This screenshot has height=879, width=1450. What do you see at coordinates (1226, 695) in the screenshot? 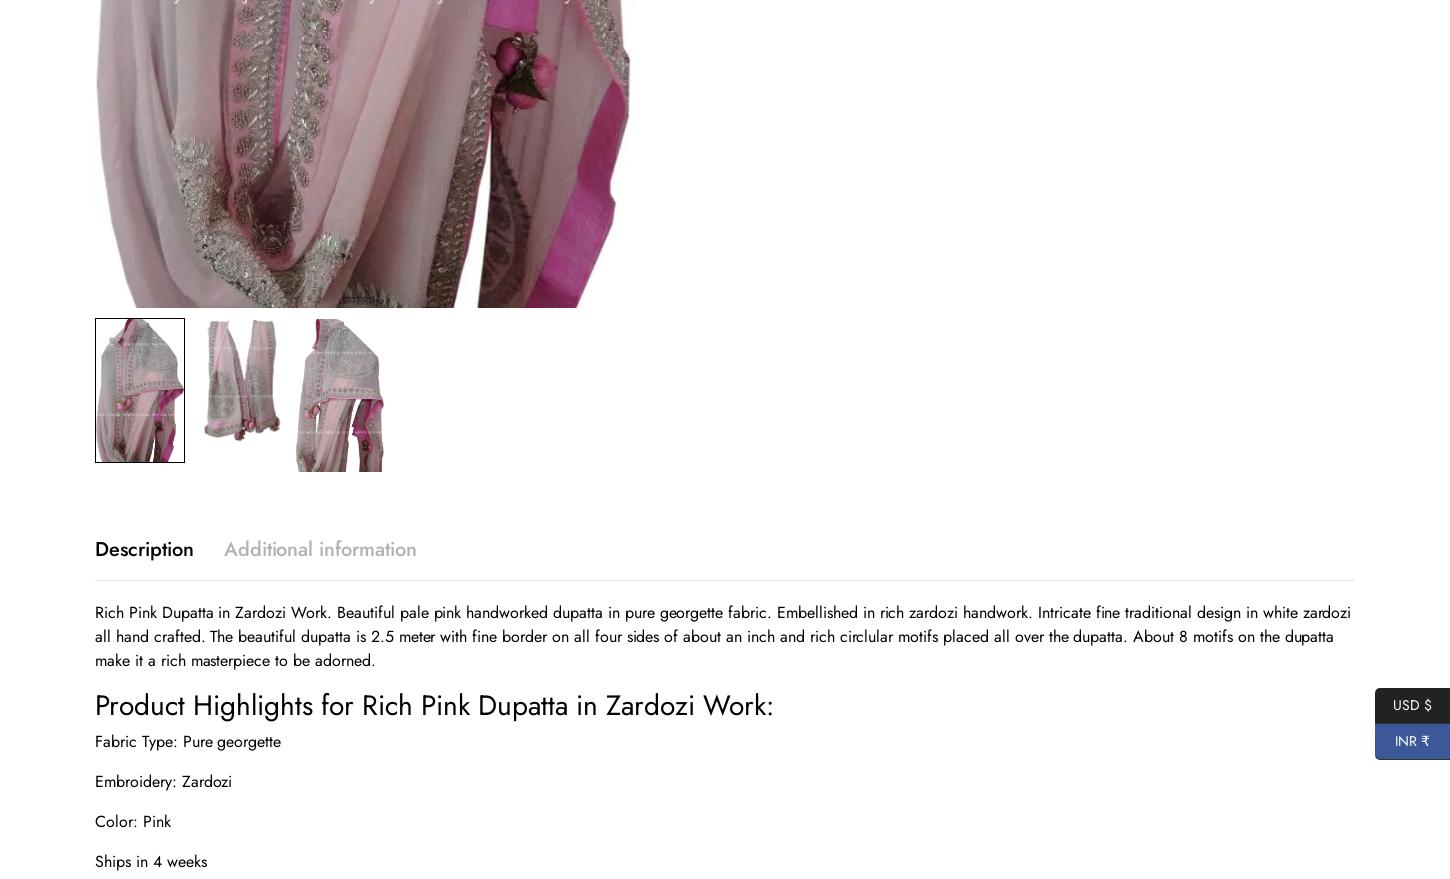
I see `'All Products'` at bounding box center [1226, 695].